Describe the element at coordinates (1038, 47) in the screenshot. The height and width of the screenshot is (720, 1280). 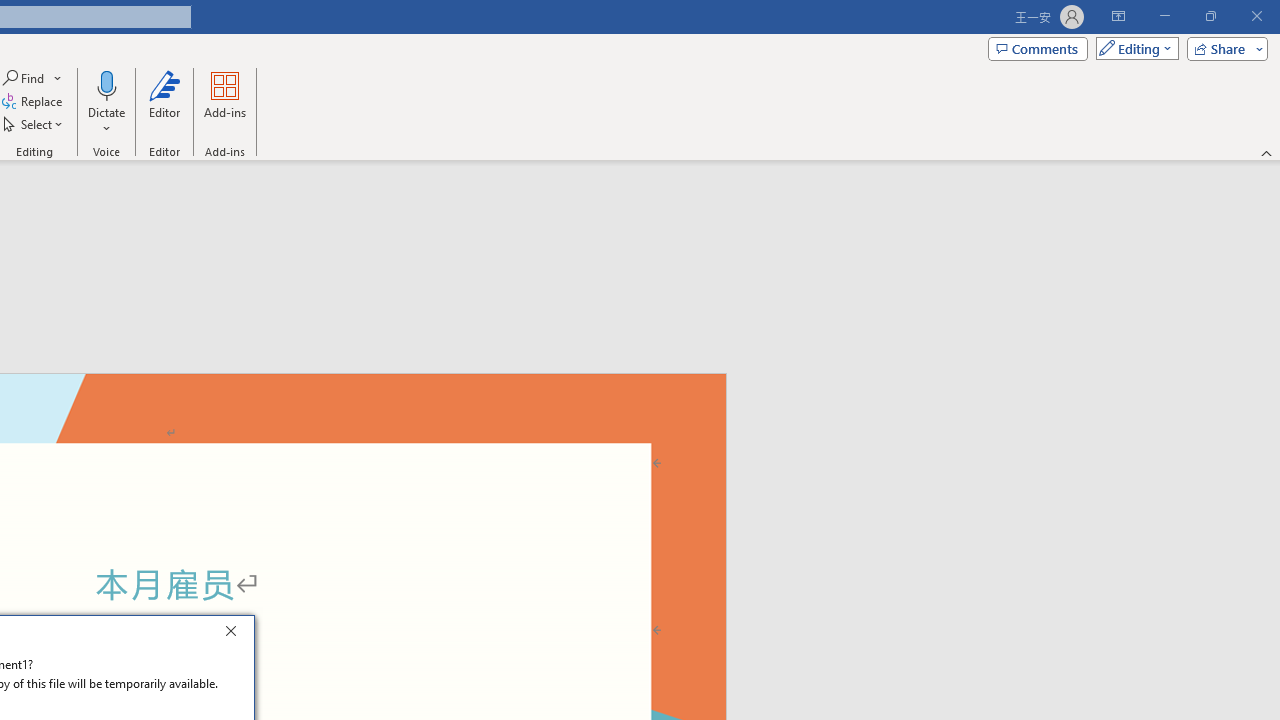
I see `'Comments'` at that location.